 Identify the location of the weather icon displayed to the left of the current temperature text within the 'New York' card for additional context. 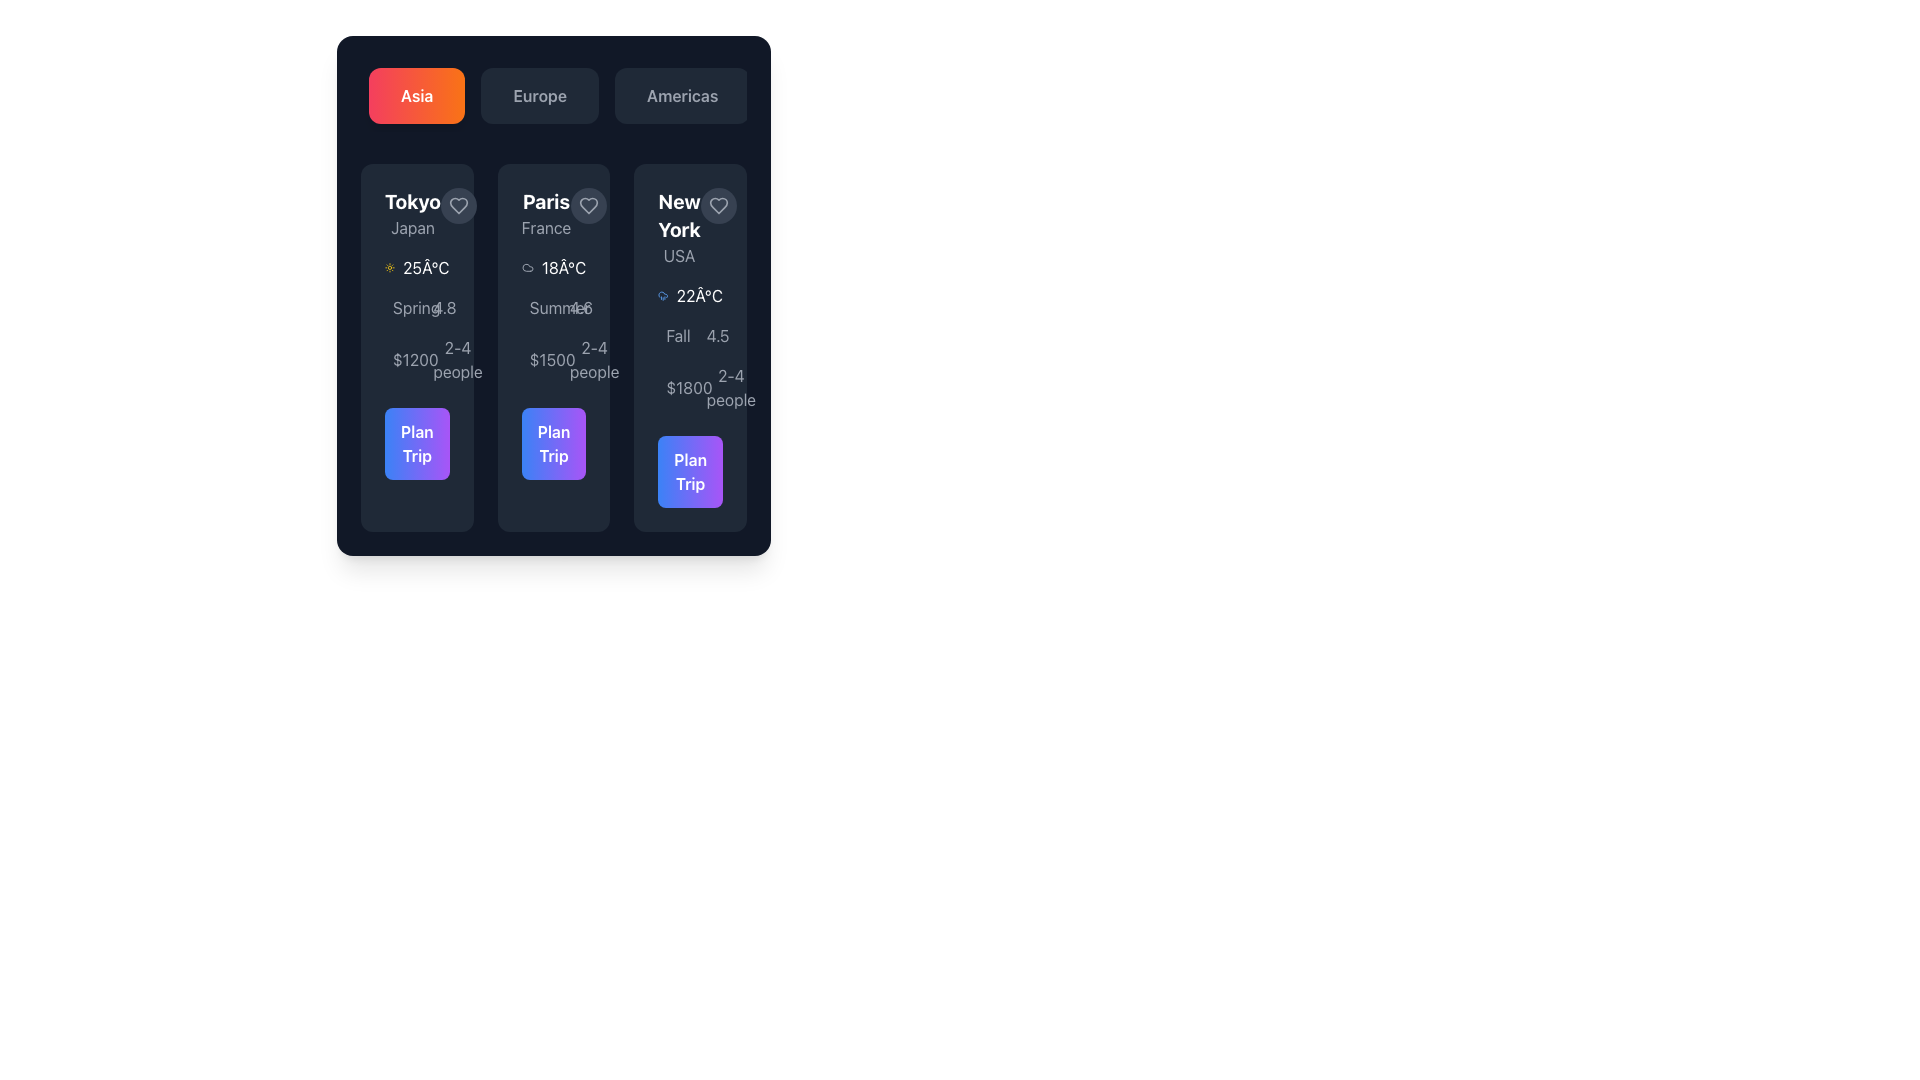
(690, 296).